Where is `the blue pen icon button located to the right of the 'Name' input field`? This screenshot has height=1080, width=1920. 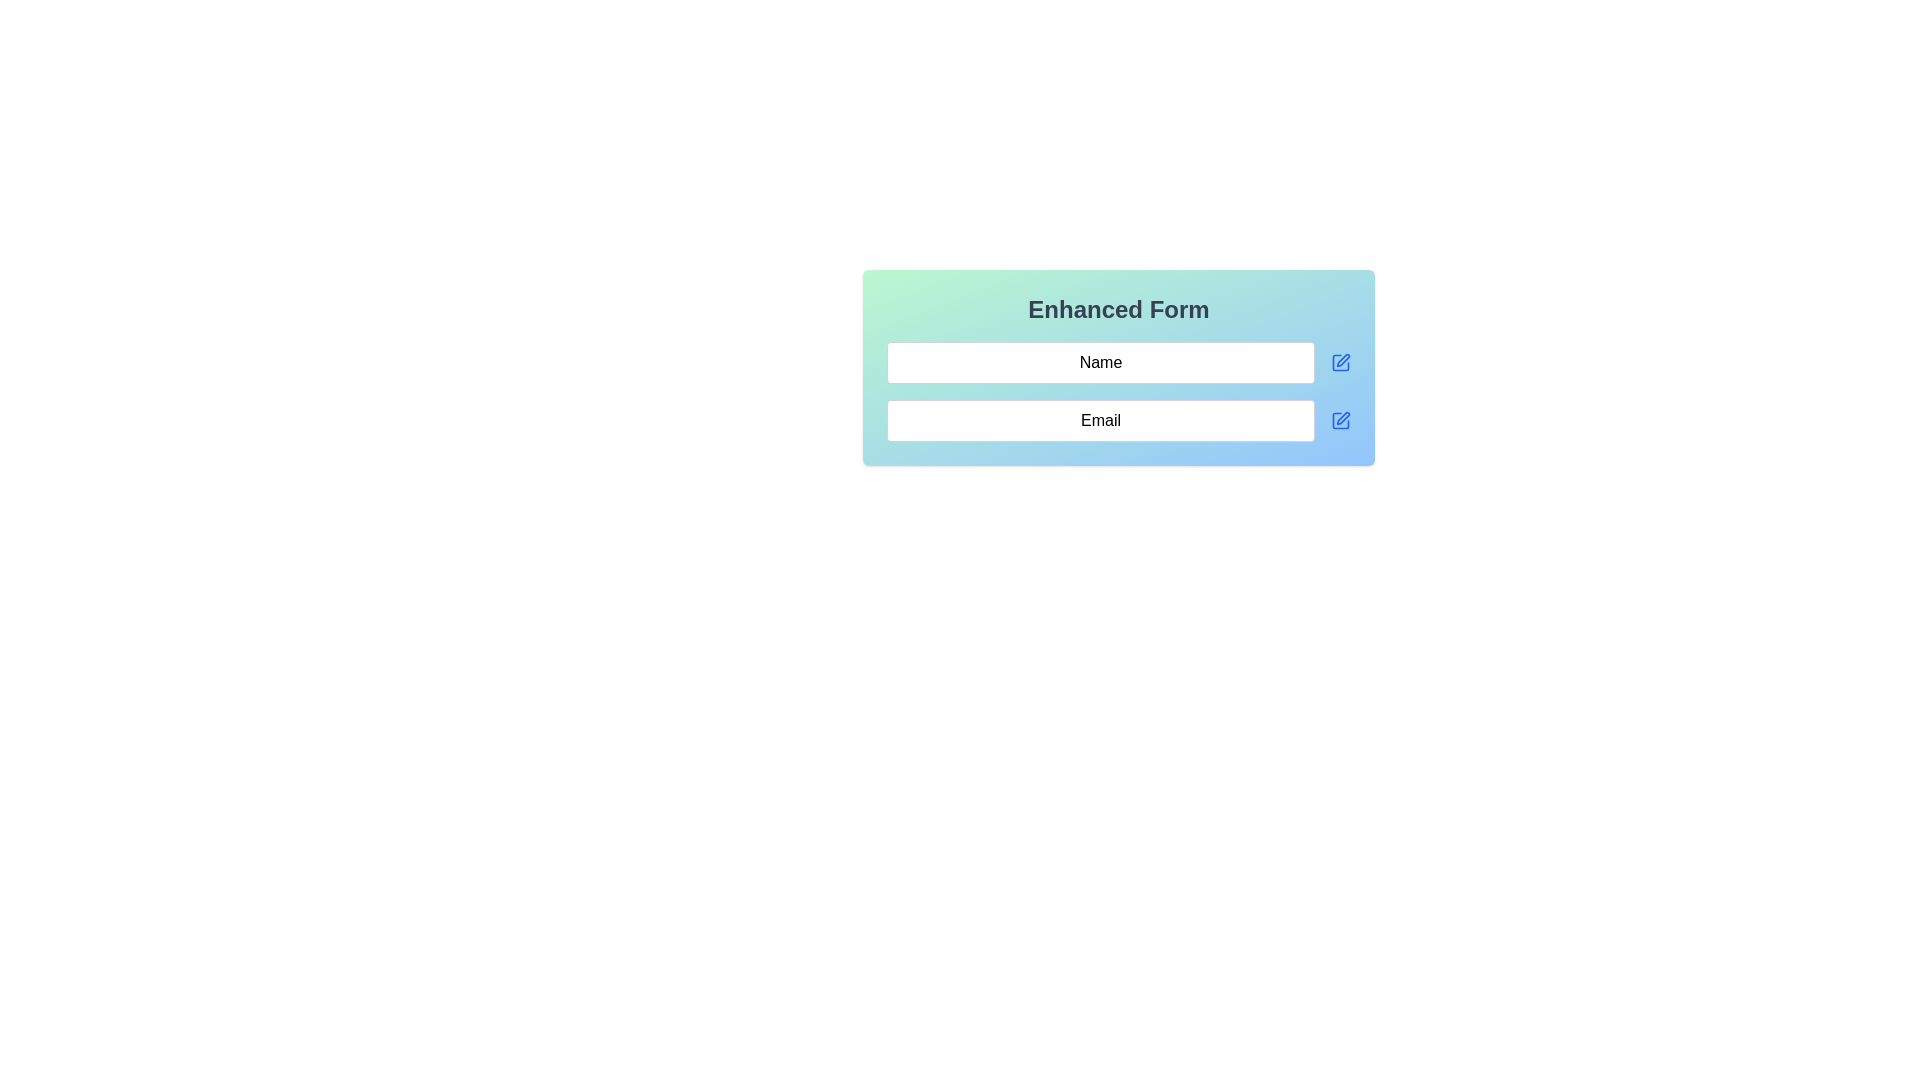
the blue pen icon button located to the right of the 'Name' input field is located at coordinates (1340, 362).